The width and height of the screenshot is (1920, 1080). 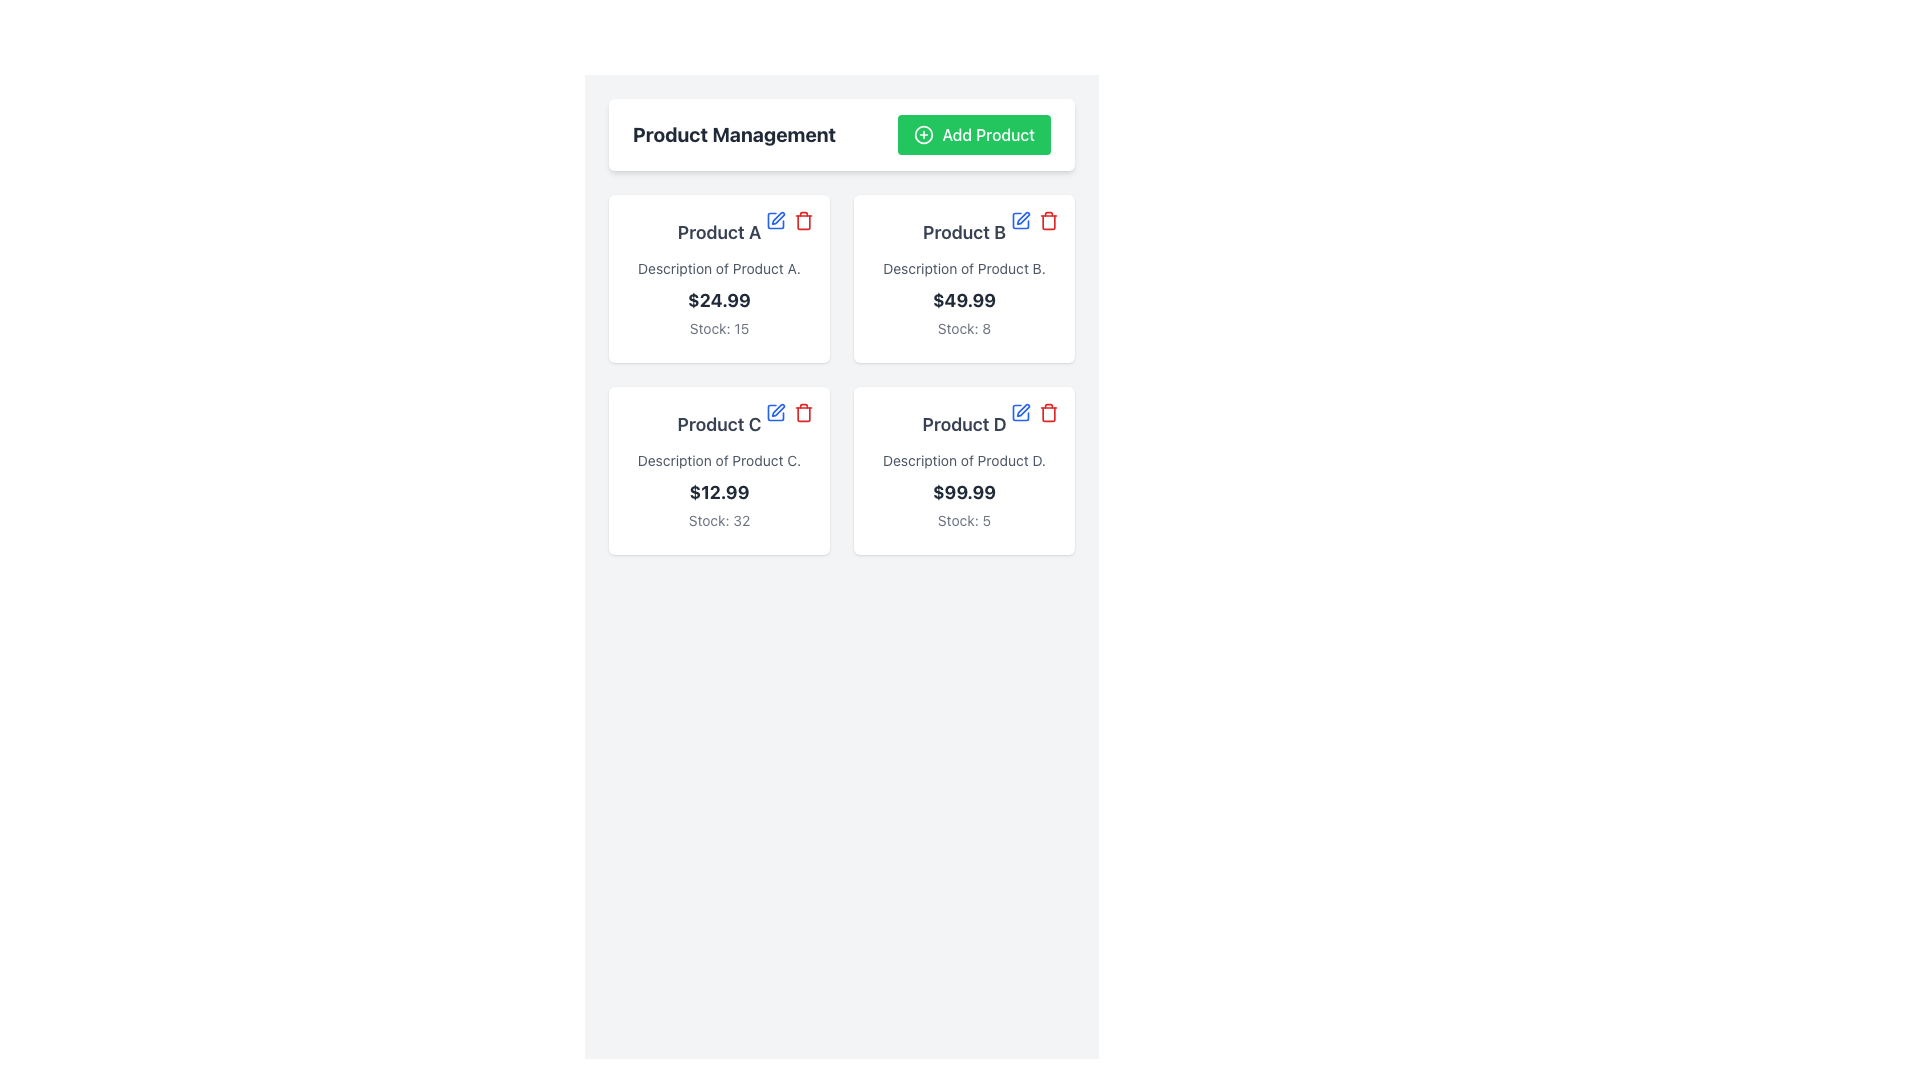 I want to click on the static text label that provides supplementary information about 'Product B', located below the product title and above the price information, so click(x=964, y=268).